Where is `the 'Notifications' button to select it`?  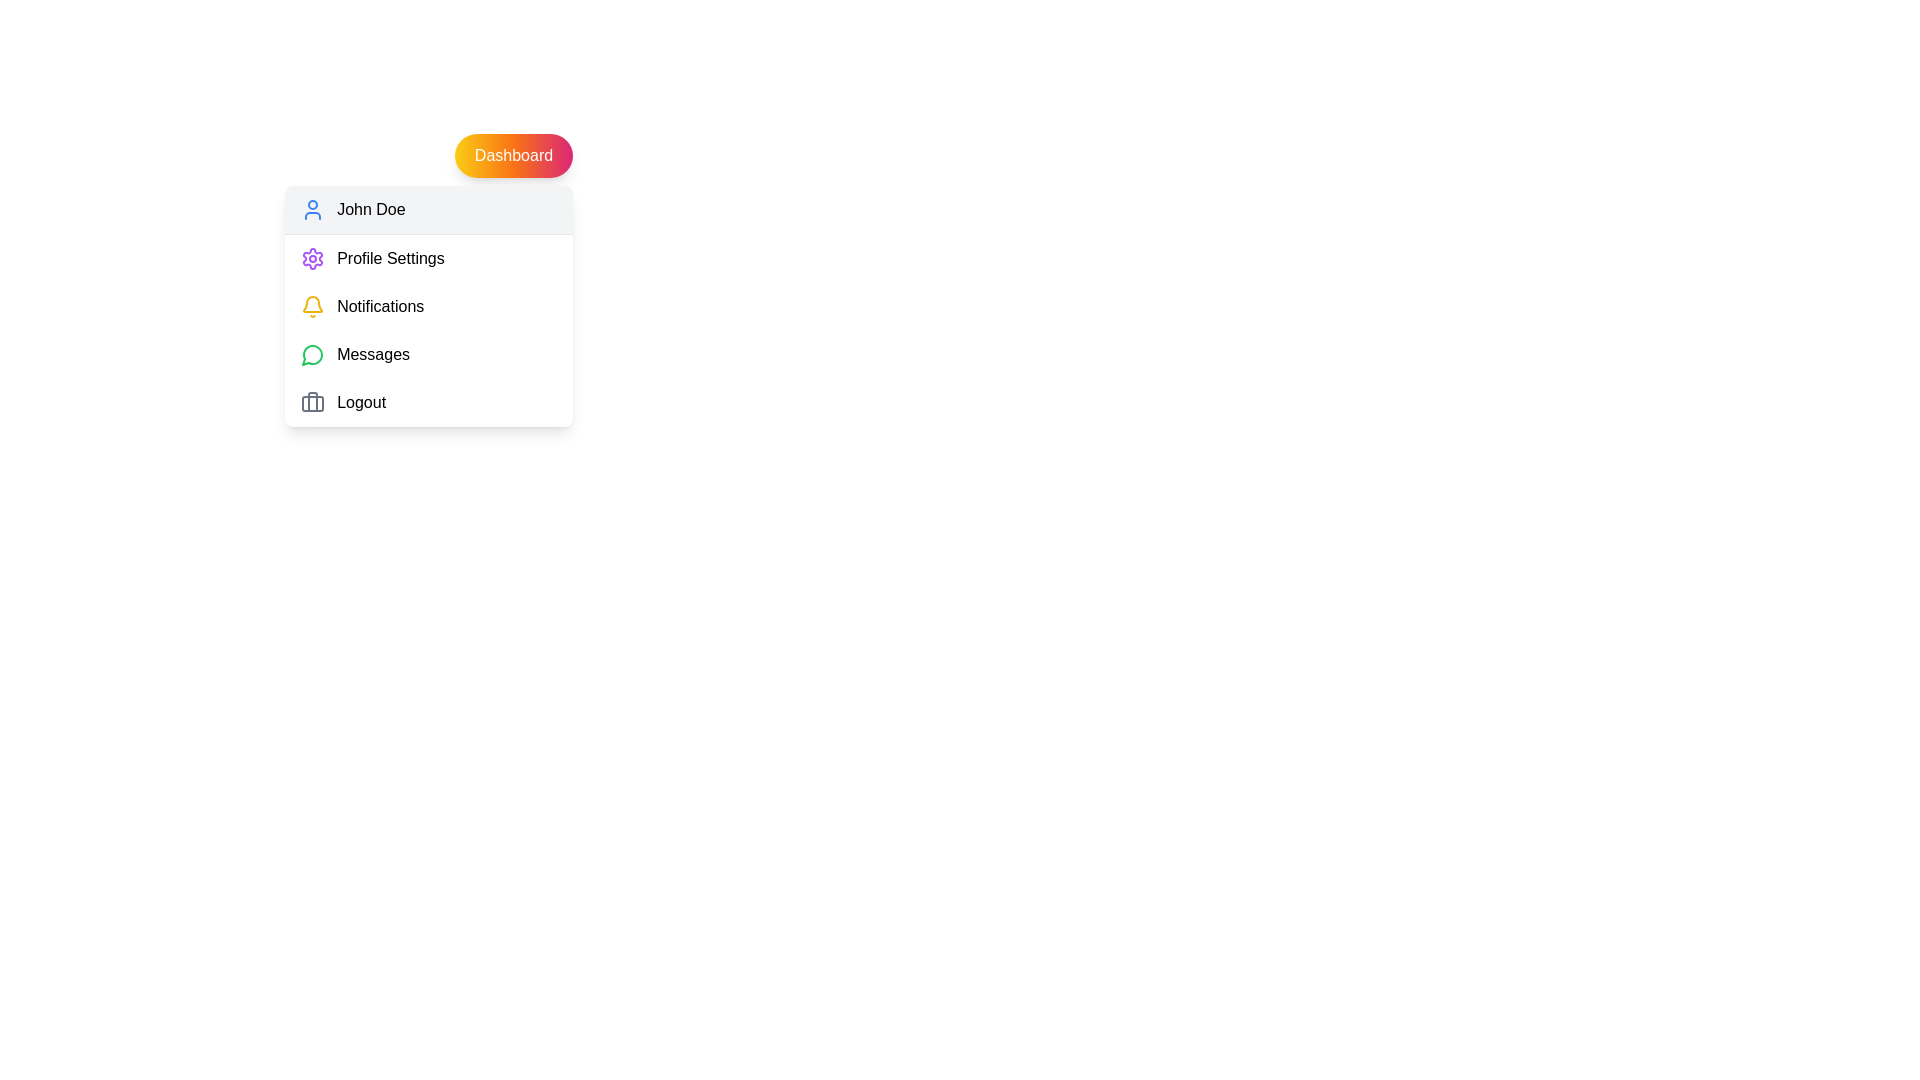
the 'Notifications' button to select it is located at coordinates (427, 307).